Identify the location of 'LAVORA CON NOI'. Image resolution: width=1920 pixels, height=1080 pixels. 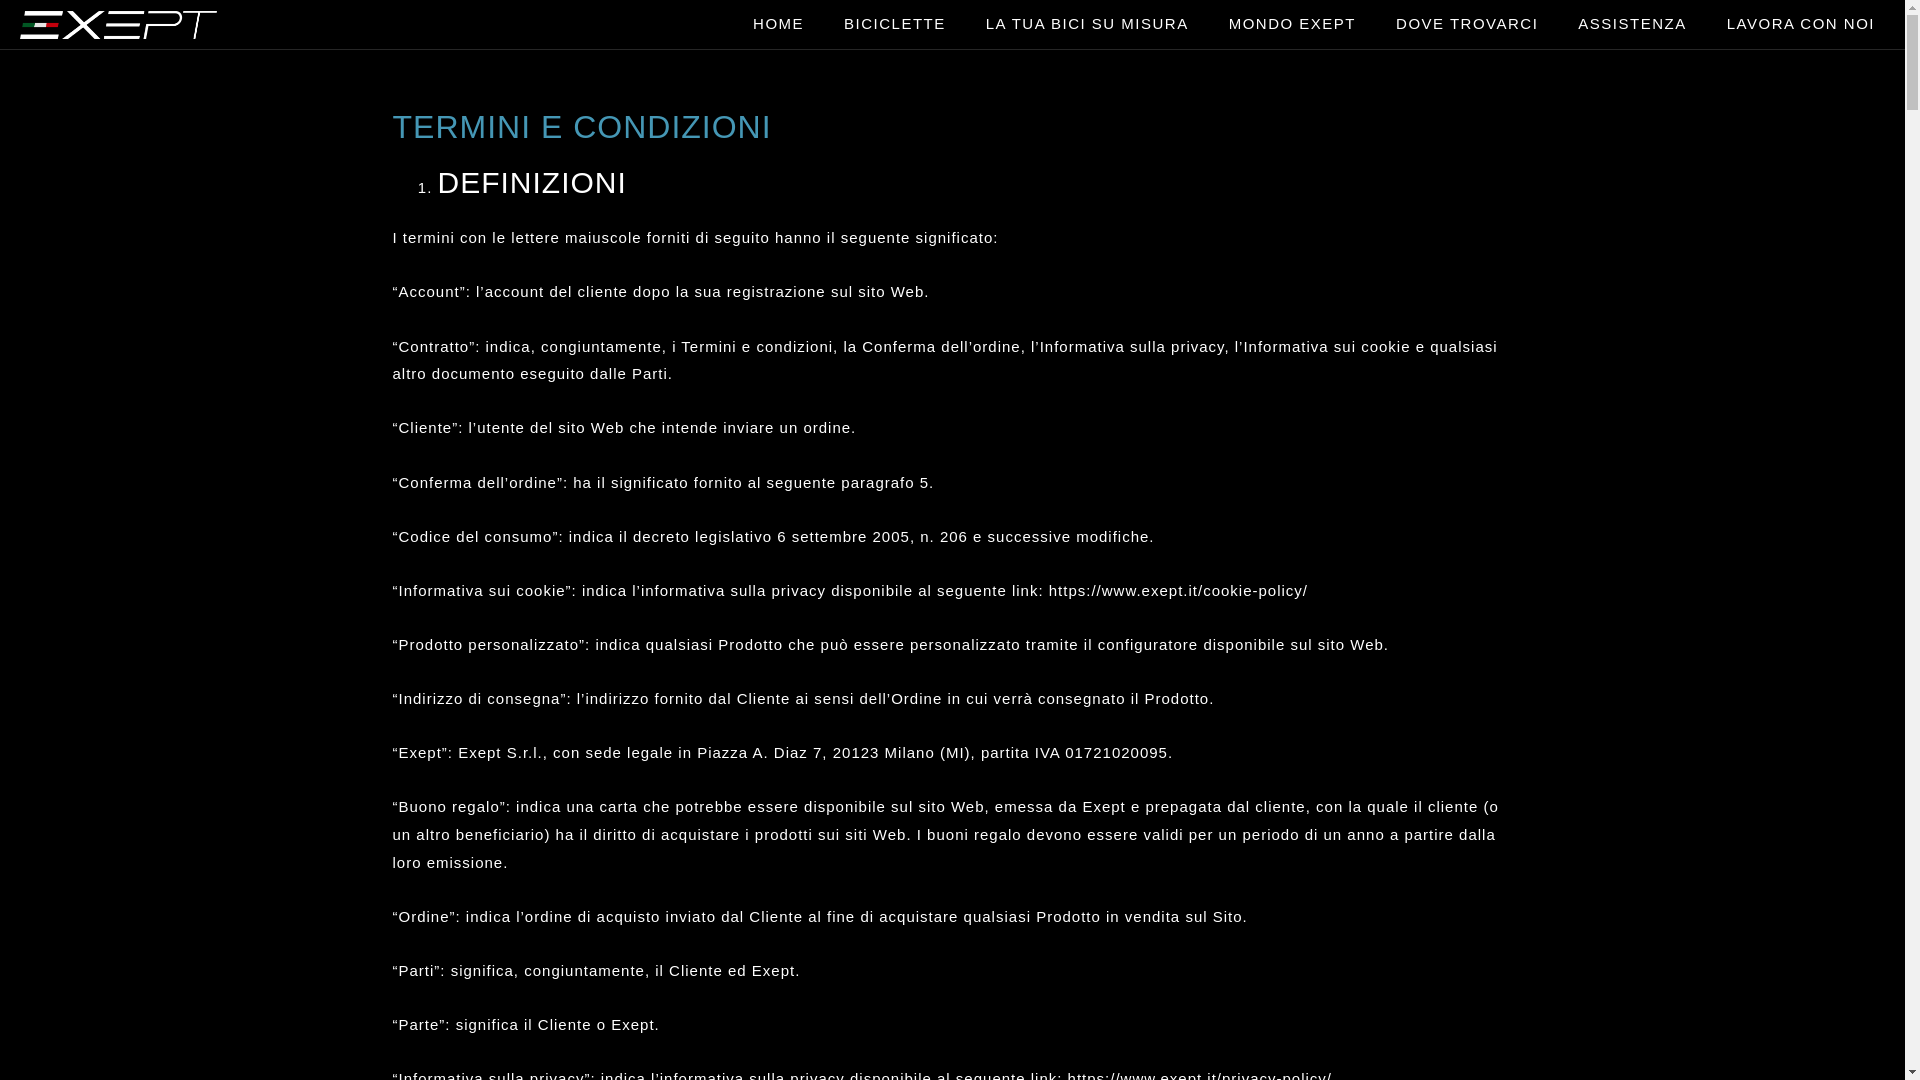
(1800, 23).